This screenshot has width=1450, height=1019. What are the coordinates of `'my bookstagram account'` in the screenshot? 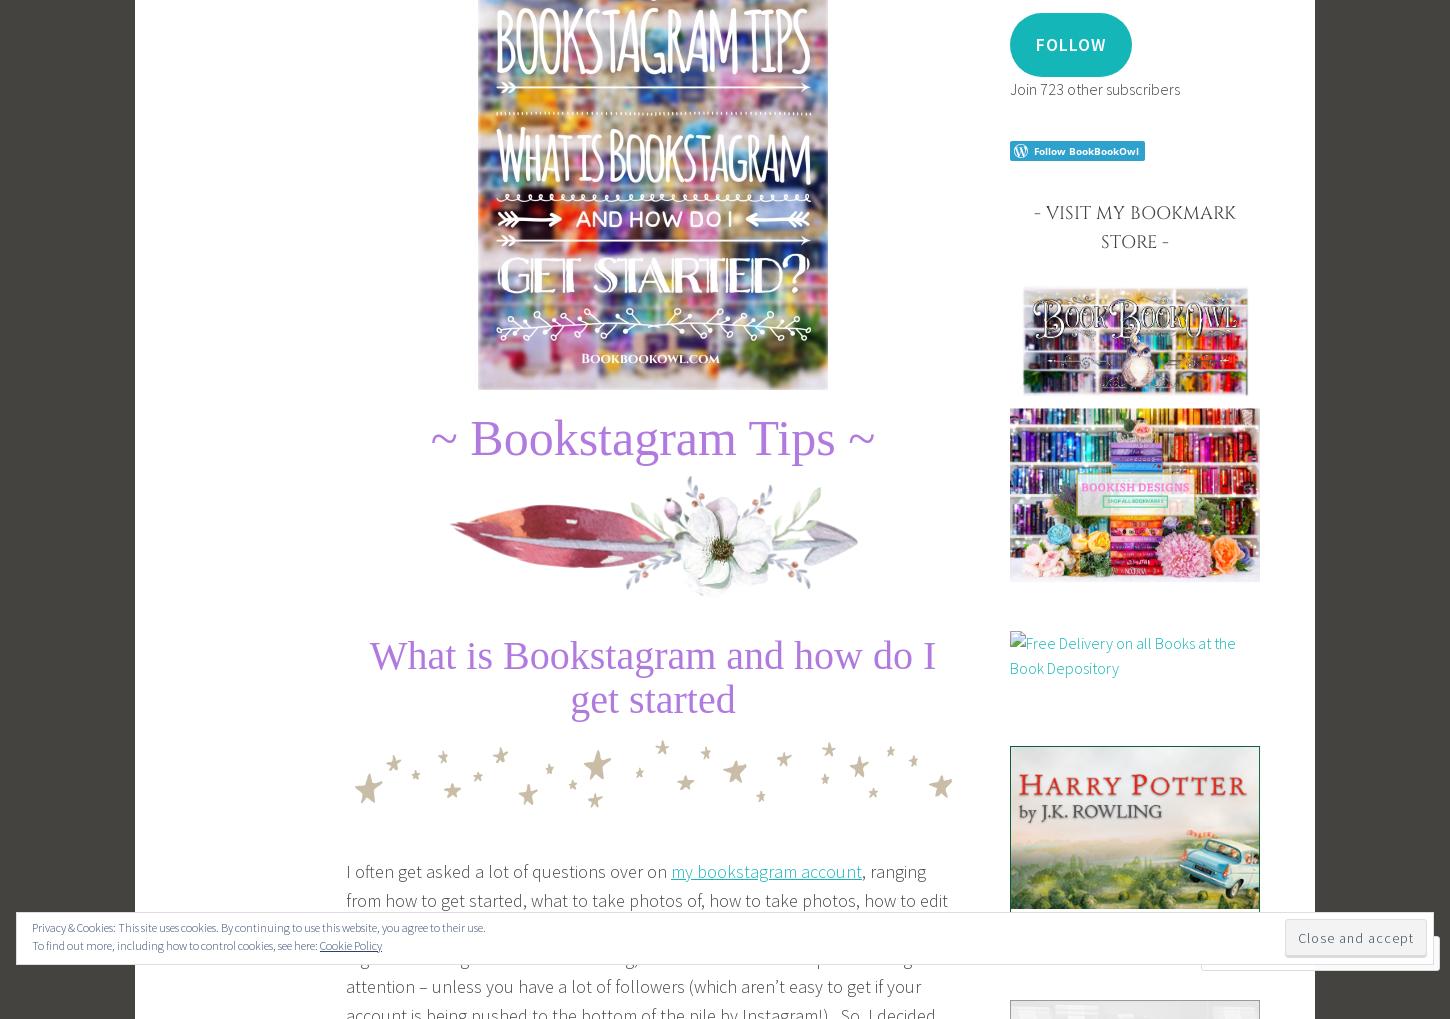 It's located at (766, 870).